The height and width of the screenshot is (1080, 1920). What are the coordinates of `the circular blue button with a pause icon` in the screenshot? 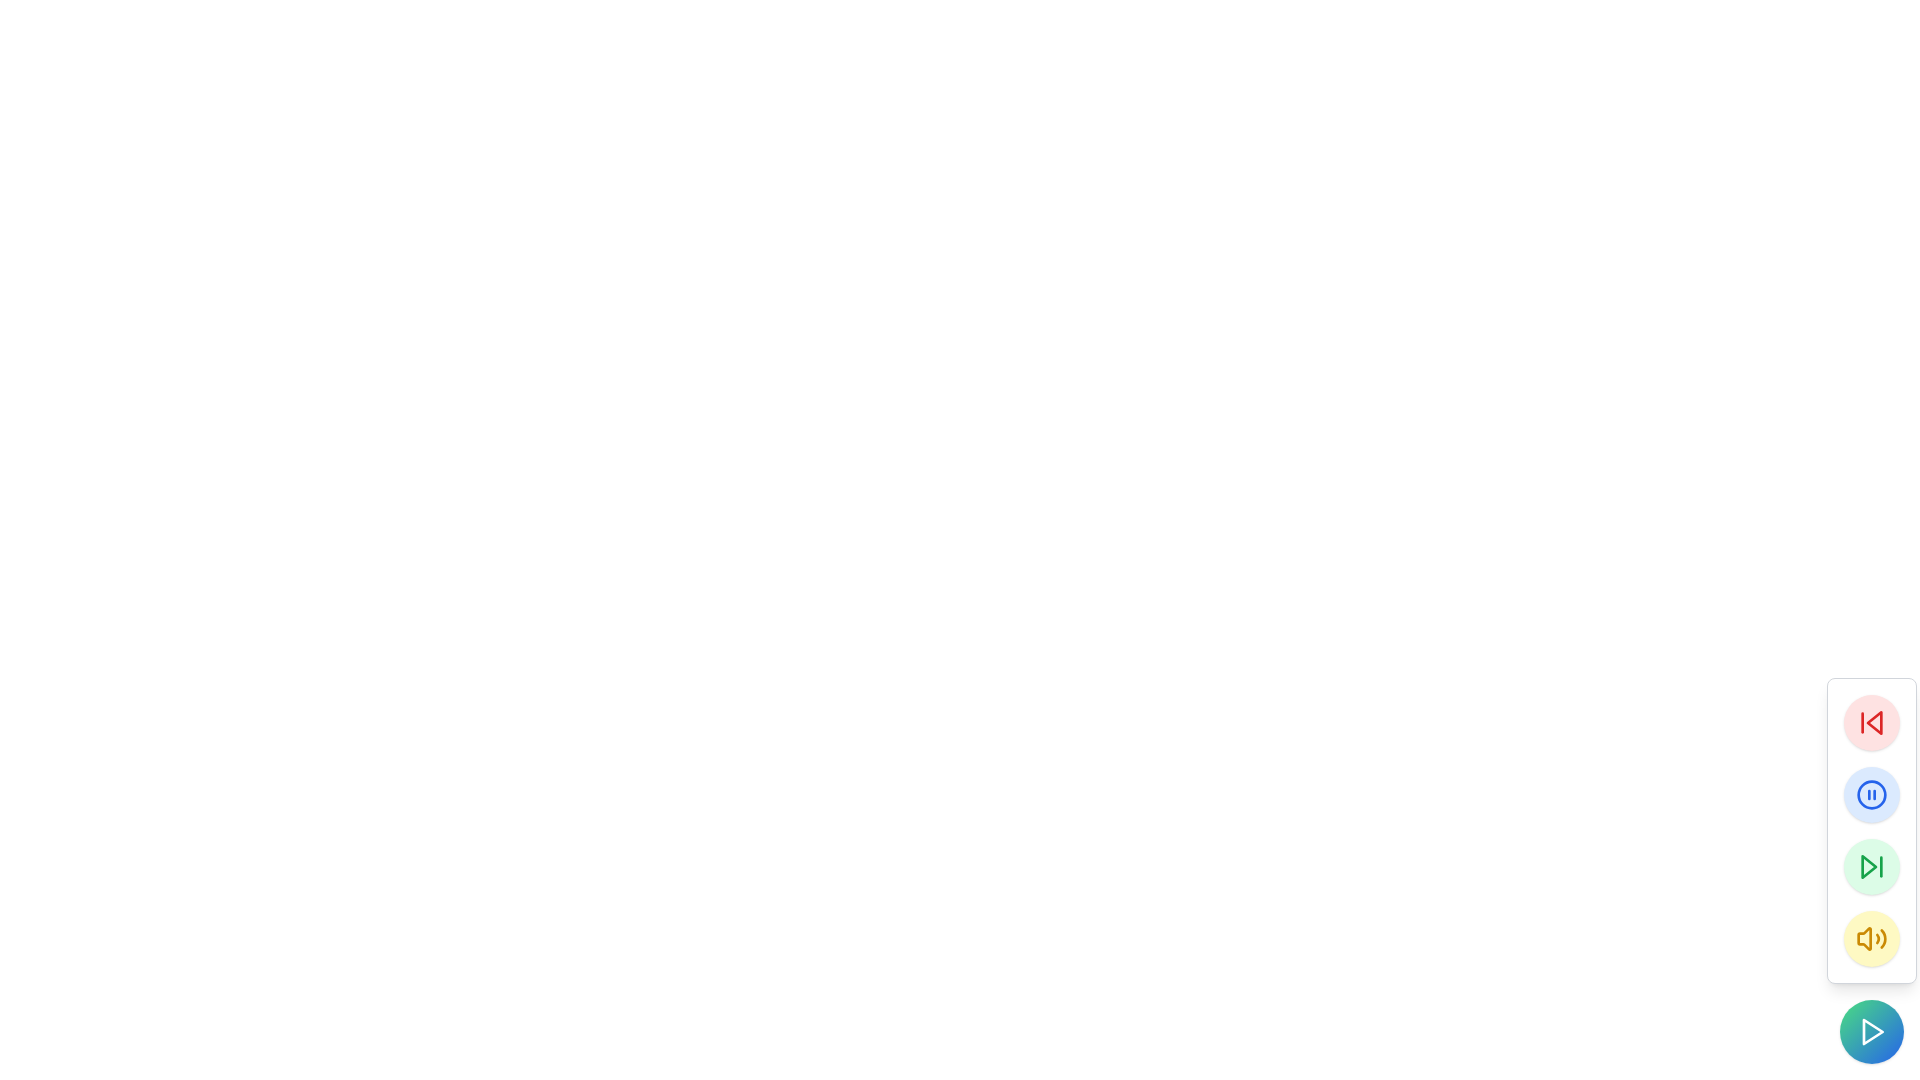 It's located at (1871, 793).